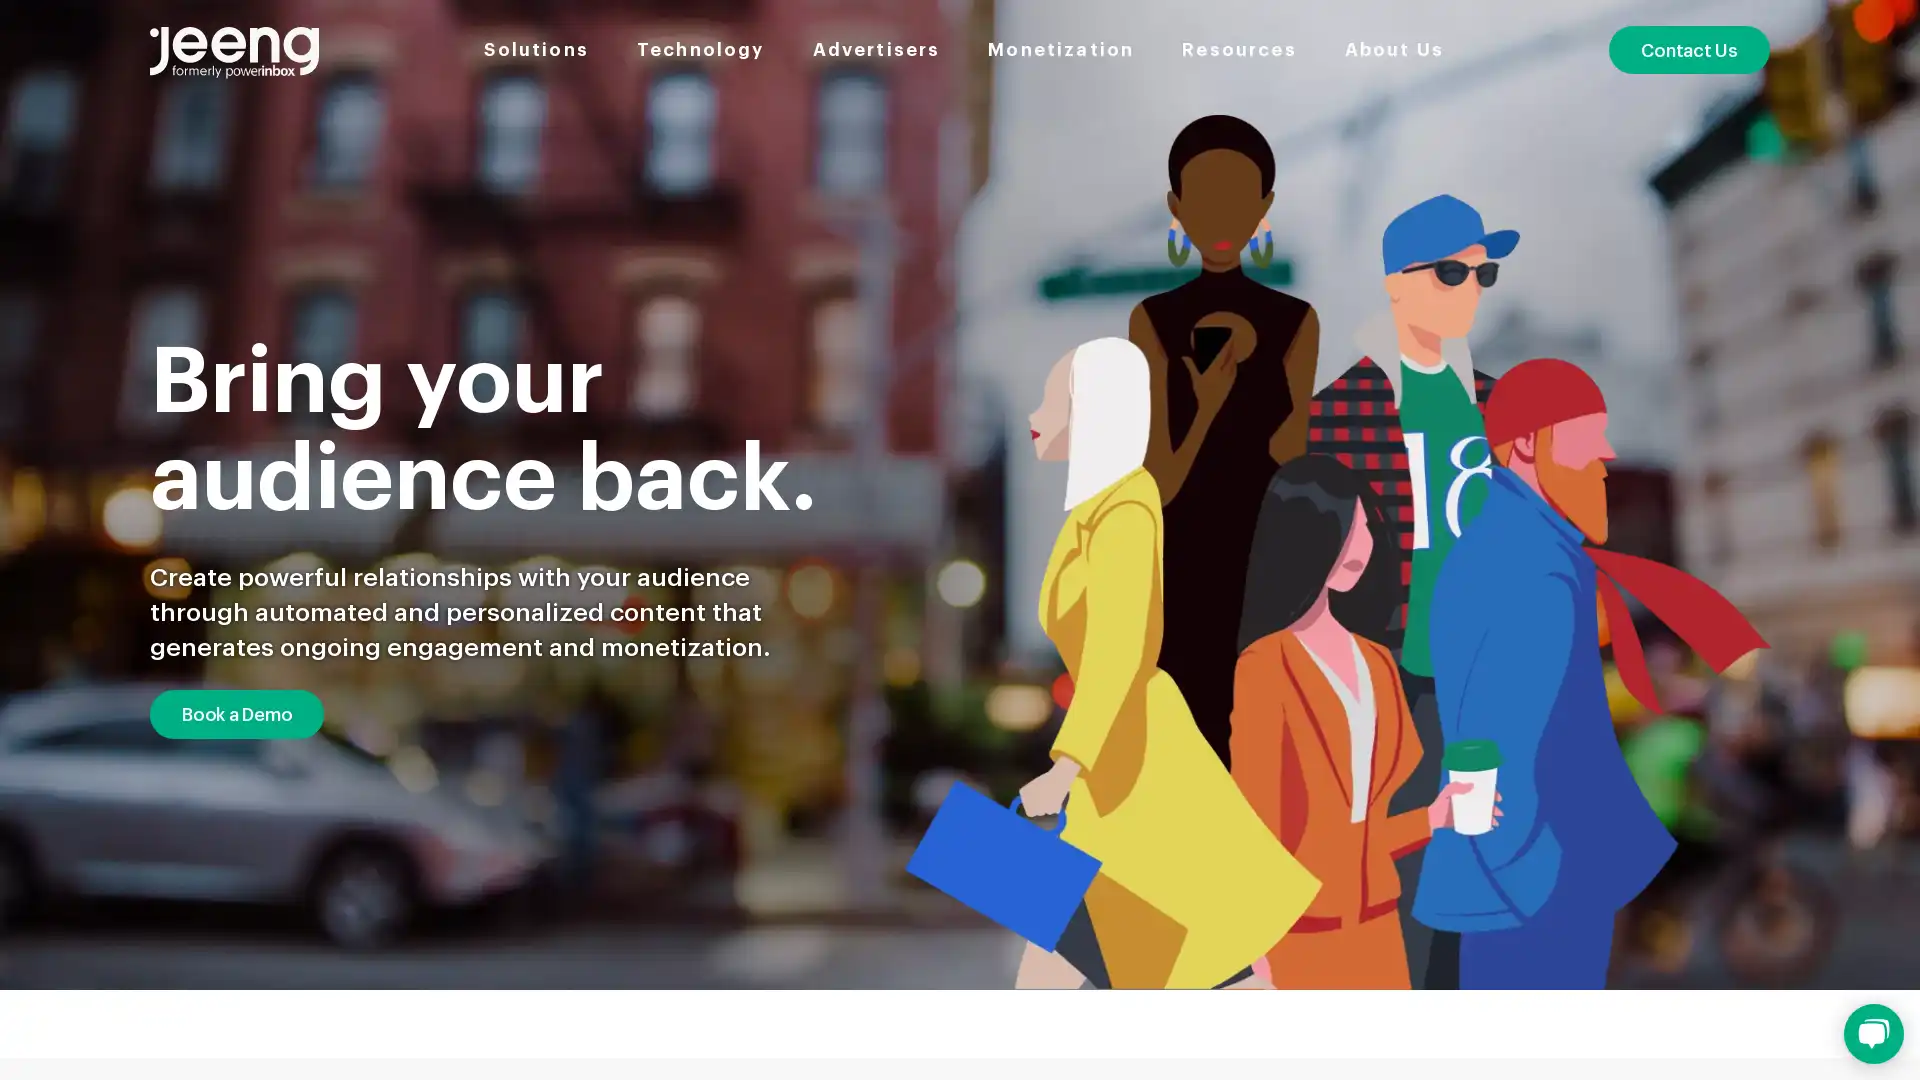  Describe the element at coordinates (873, 1014) in the screenshot. I see `Go to slide 1` at that location.